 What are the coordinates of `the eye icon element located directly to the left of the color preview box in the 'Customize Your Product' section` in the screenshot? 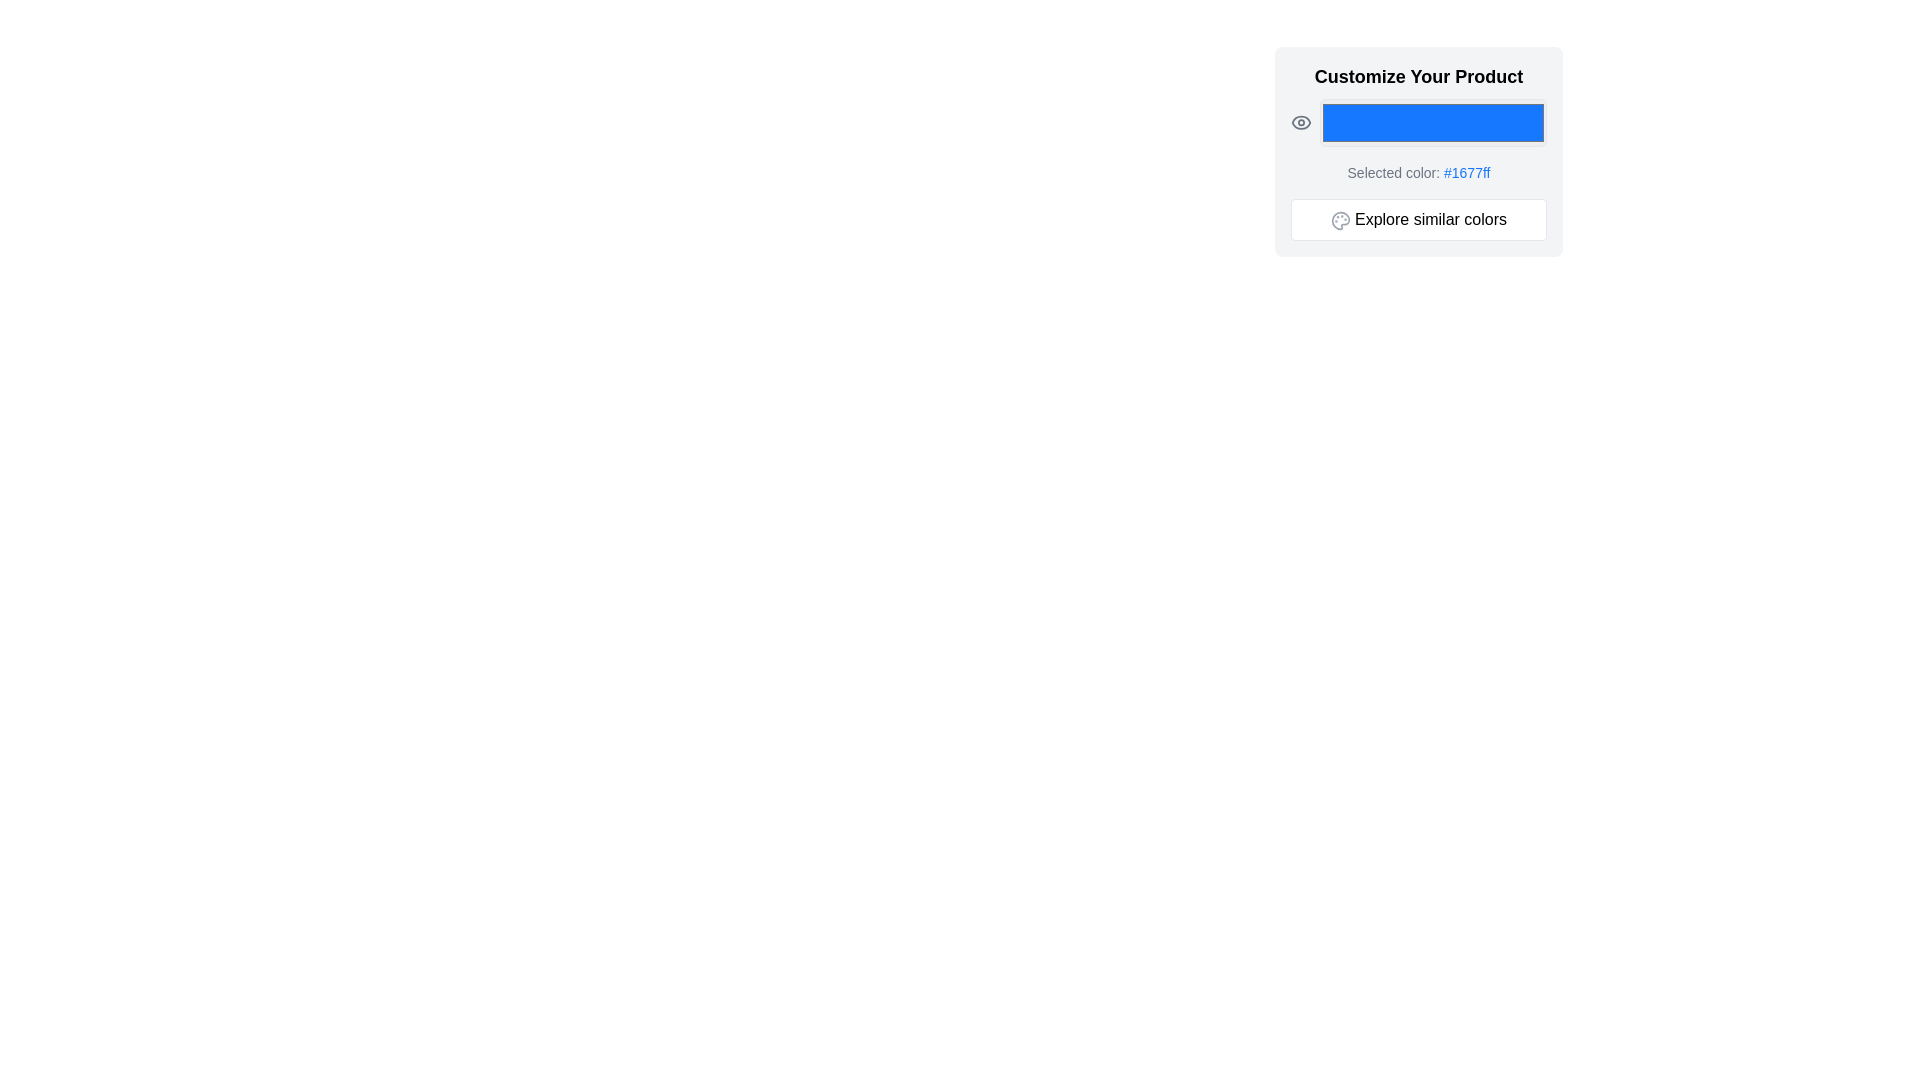 It's located at (1301, 123).